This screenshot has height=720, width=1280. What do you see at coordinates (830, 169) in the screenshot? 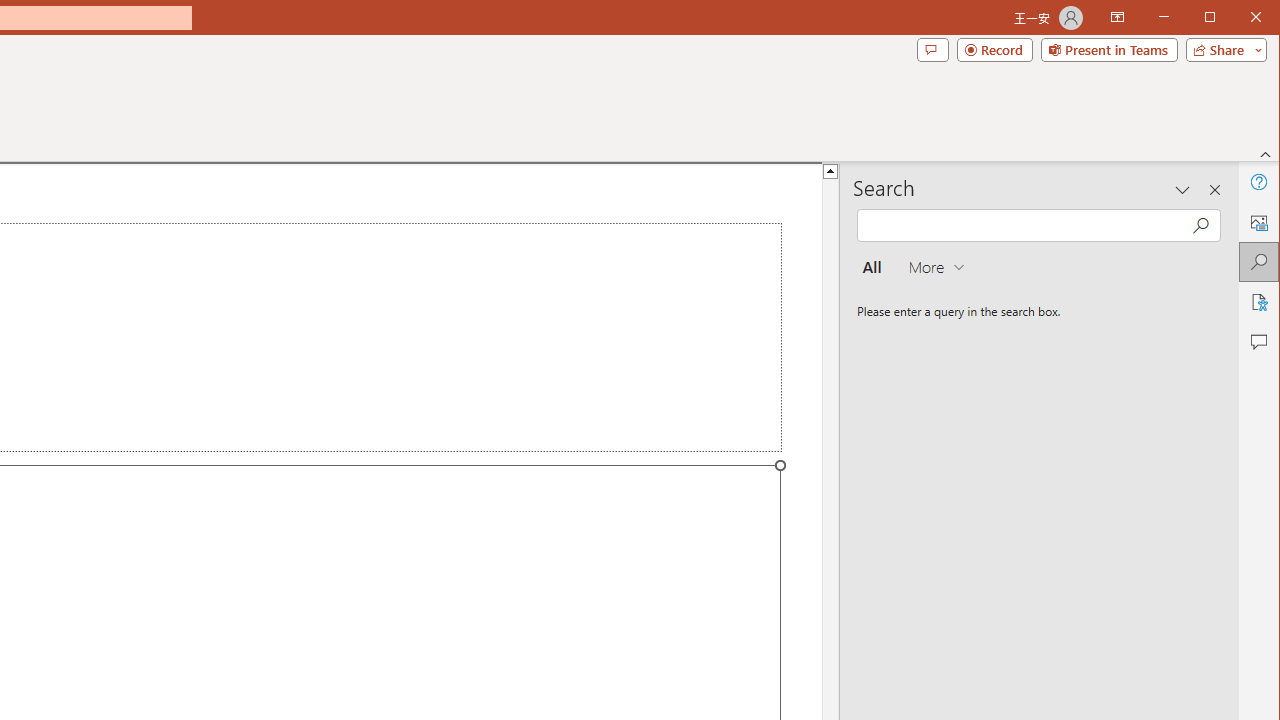
I see `'Line up'` at bounding box center [830, 169].